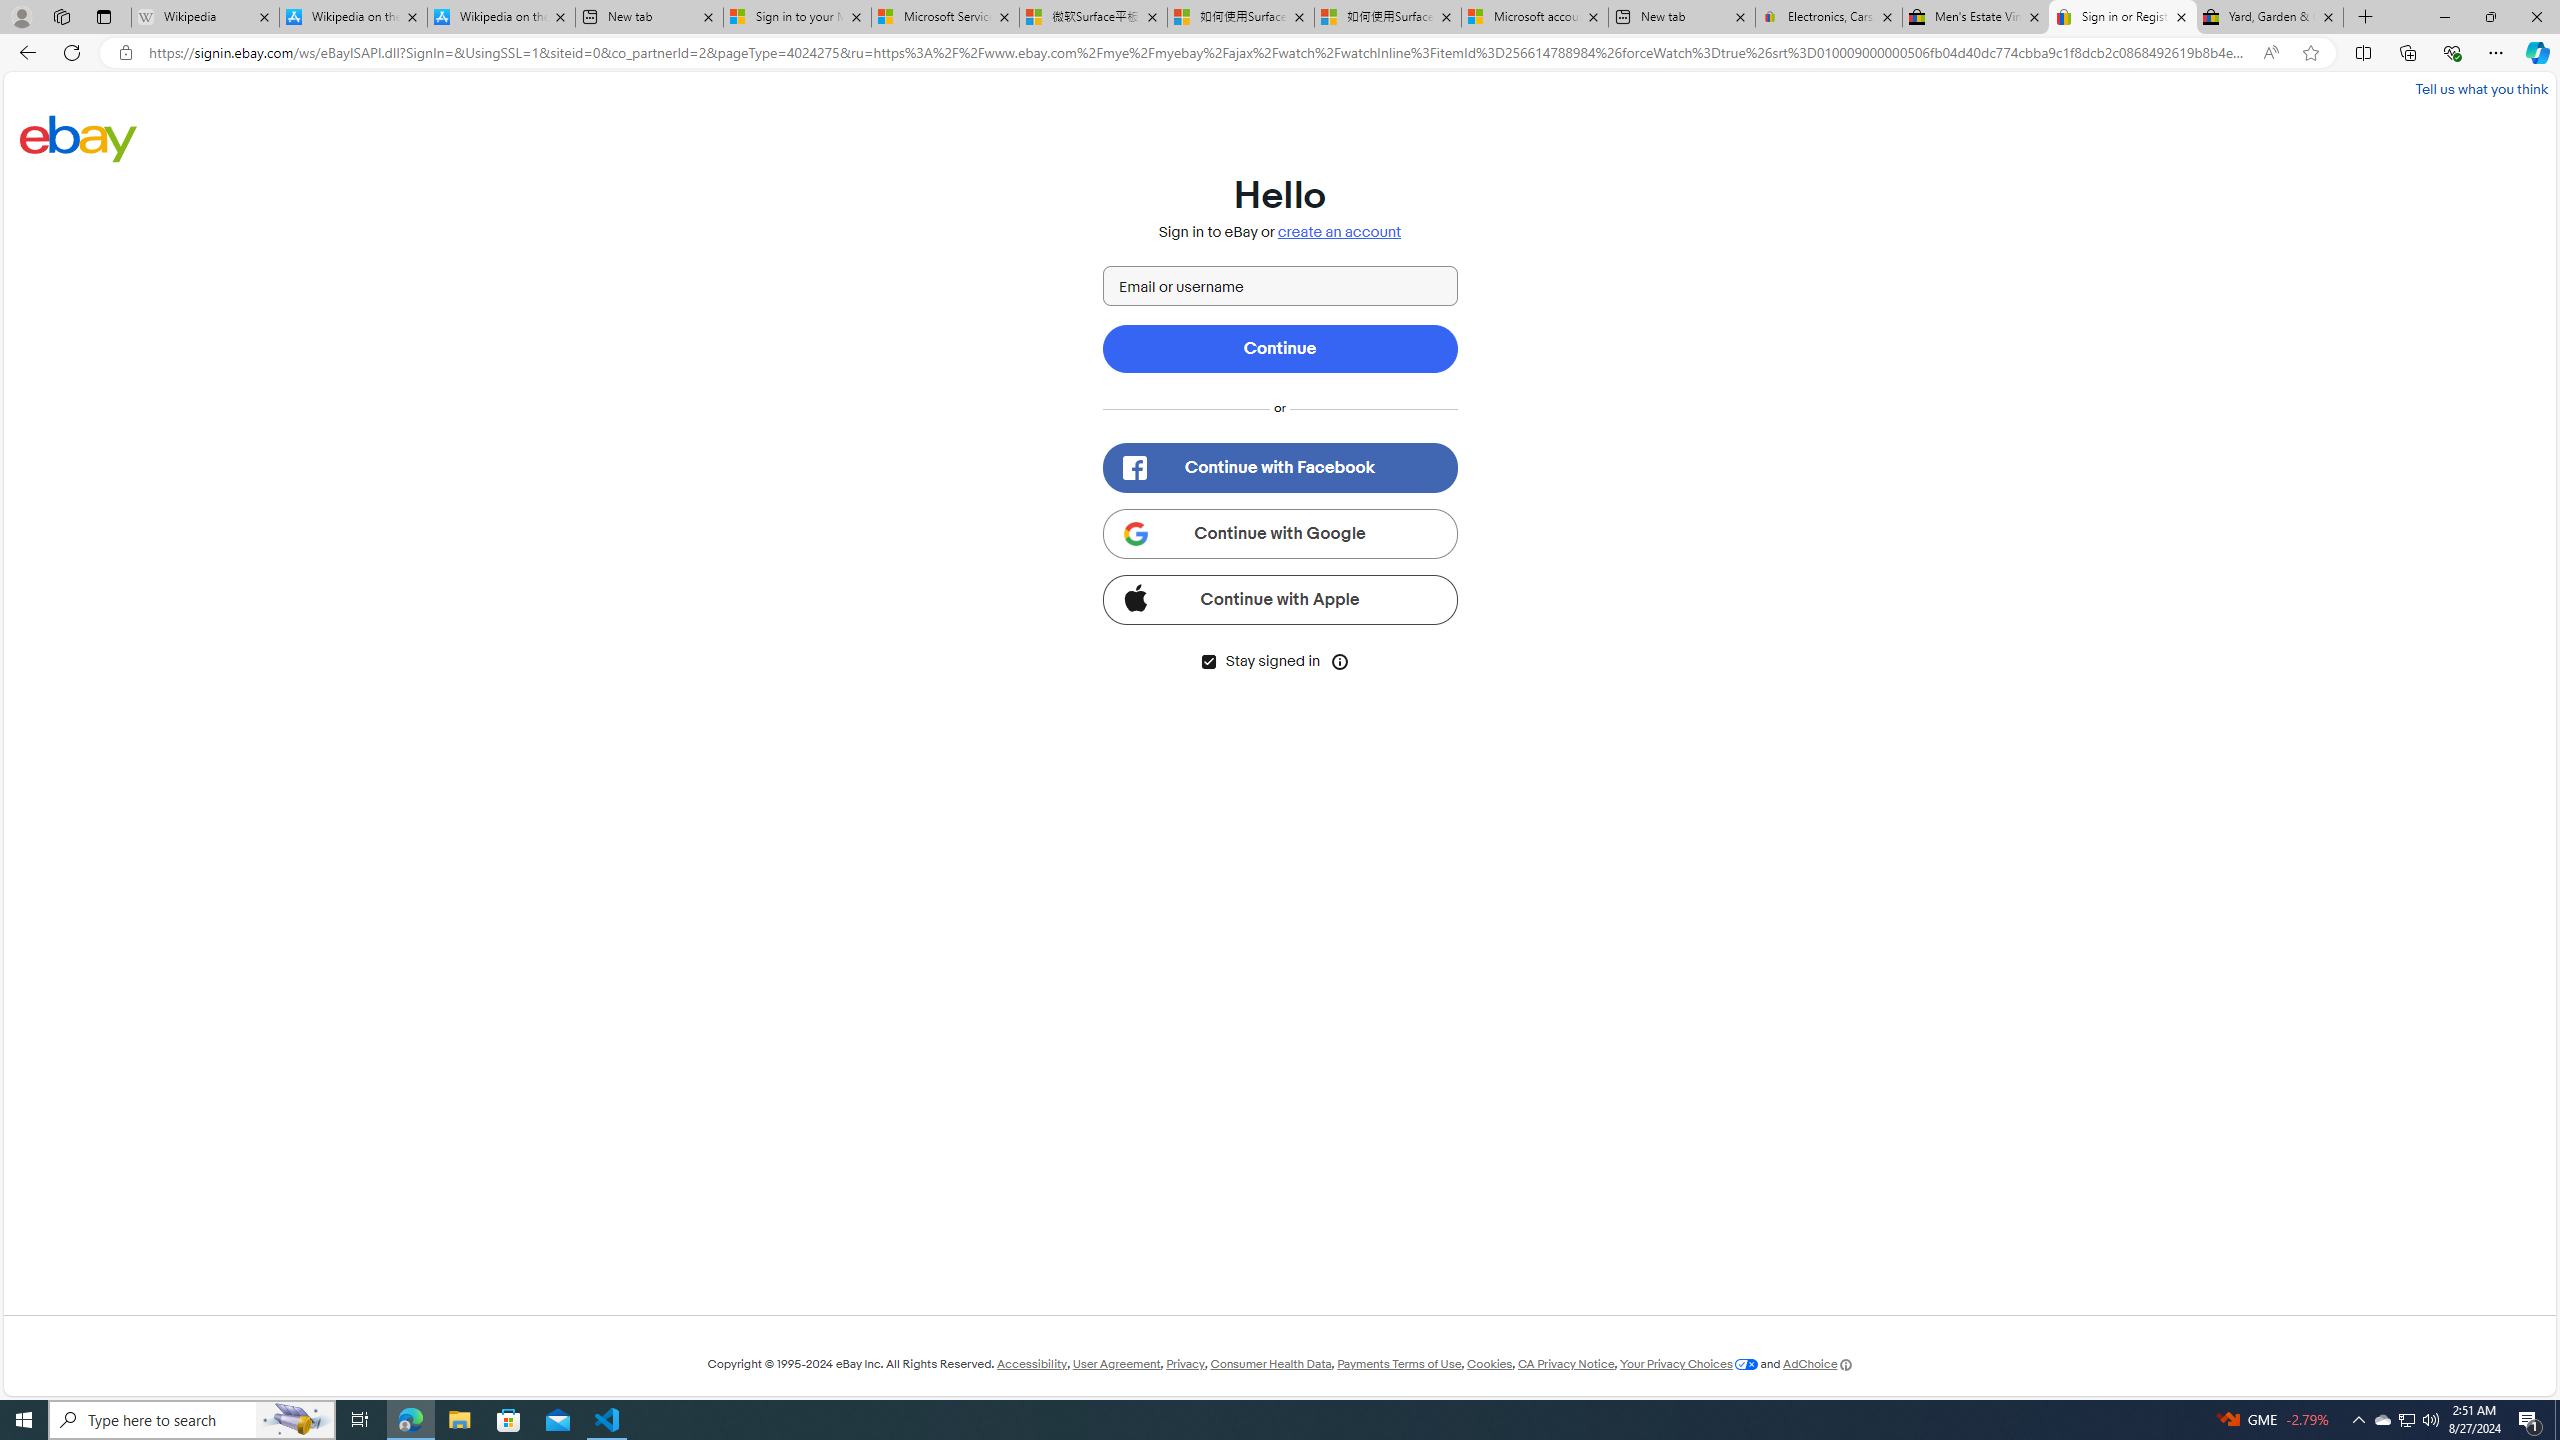  Describe the element at coordinates (1280, 467) in the screenshot. I see `'Continue with Facebook'` at that location.